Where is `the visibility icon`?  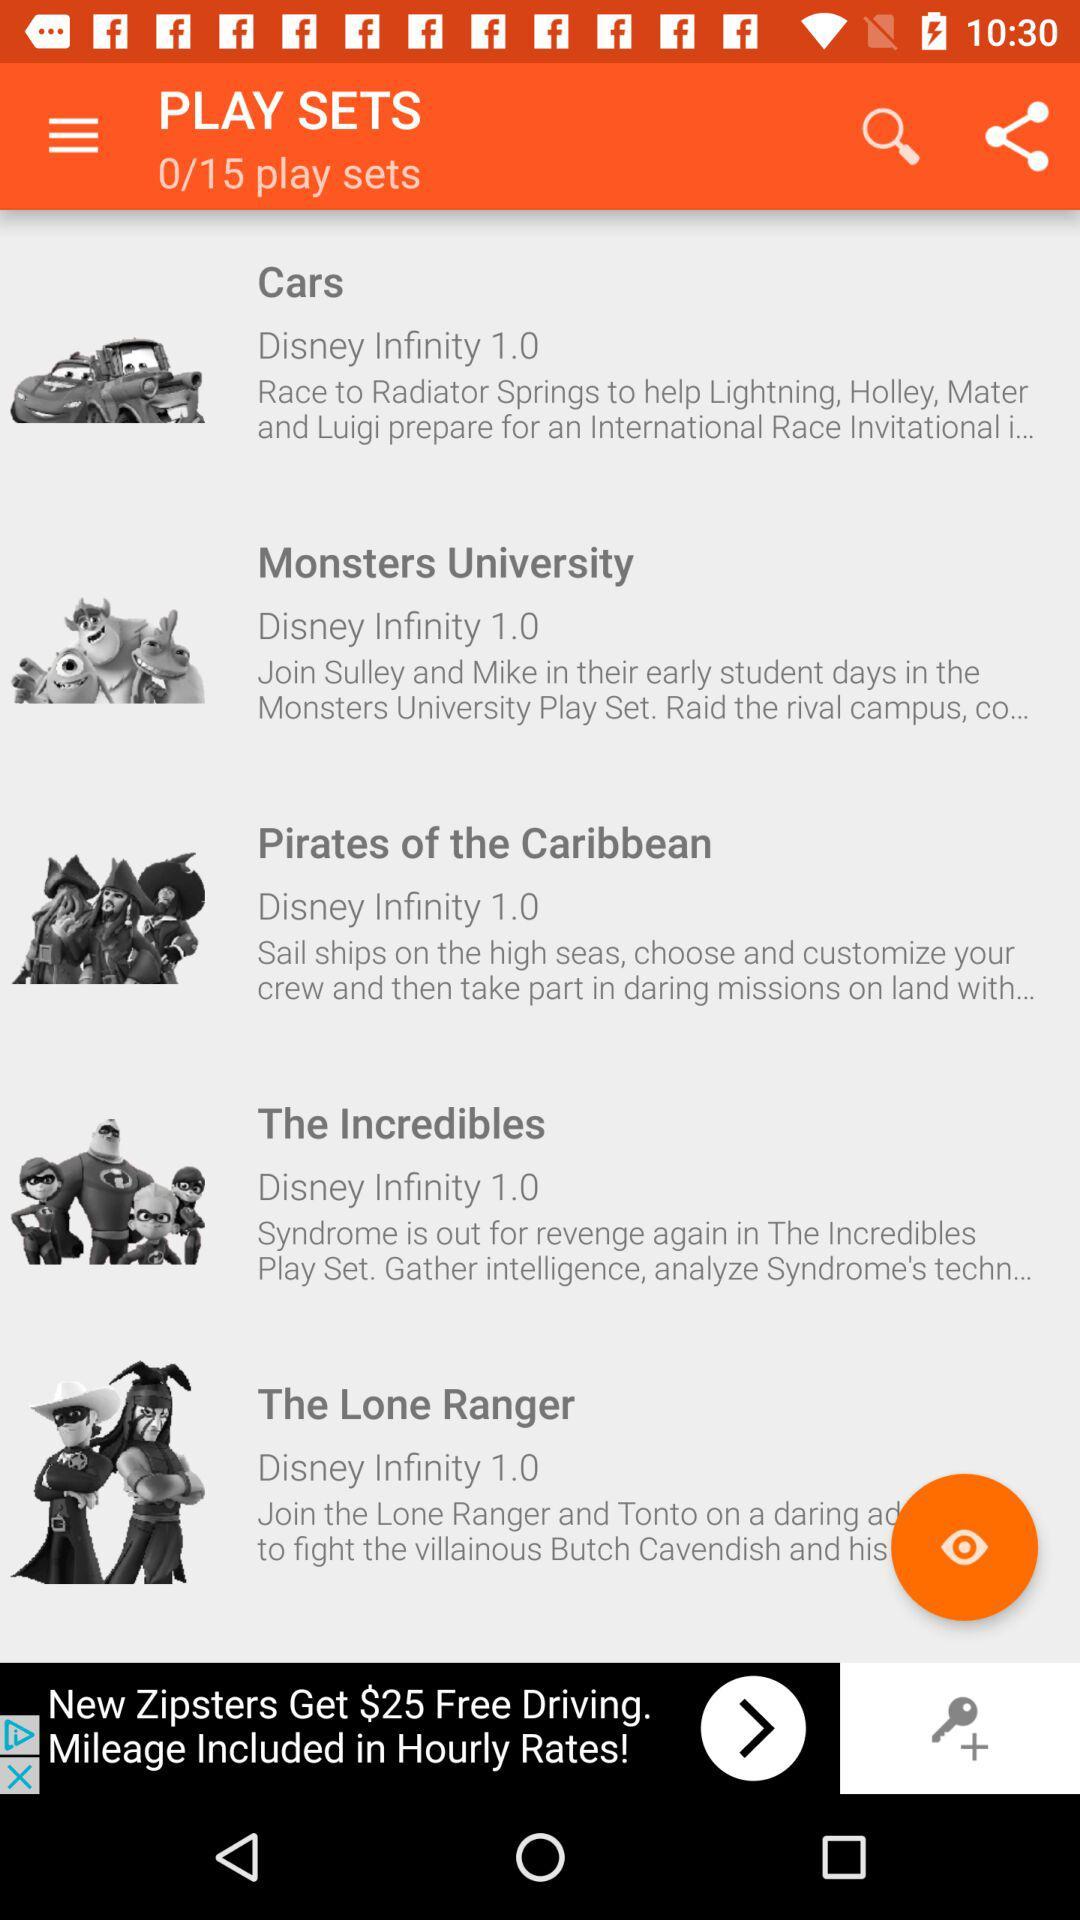 the visibility icon is located at coordinates (963, 1546).